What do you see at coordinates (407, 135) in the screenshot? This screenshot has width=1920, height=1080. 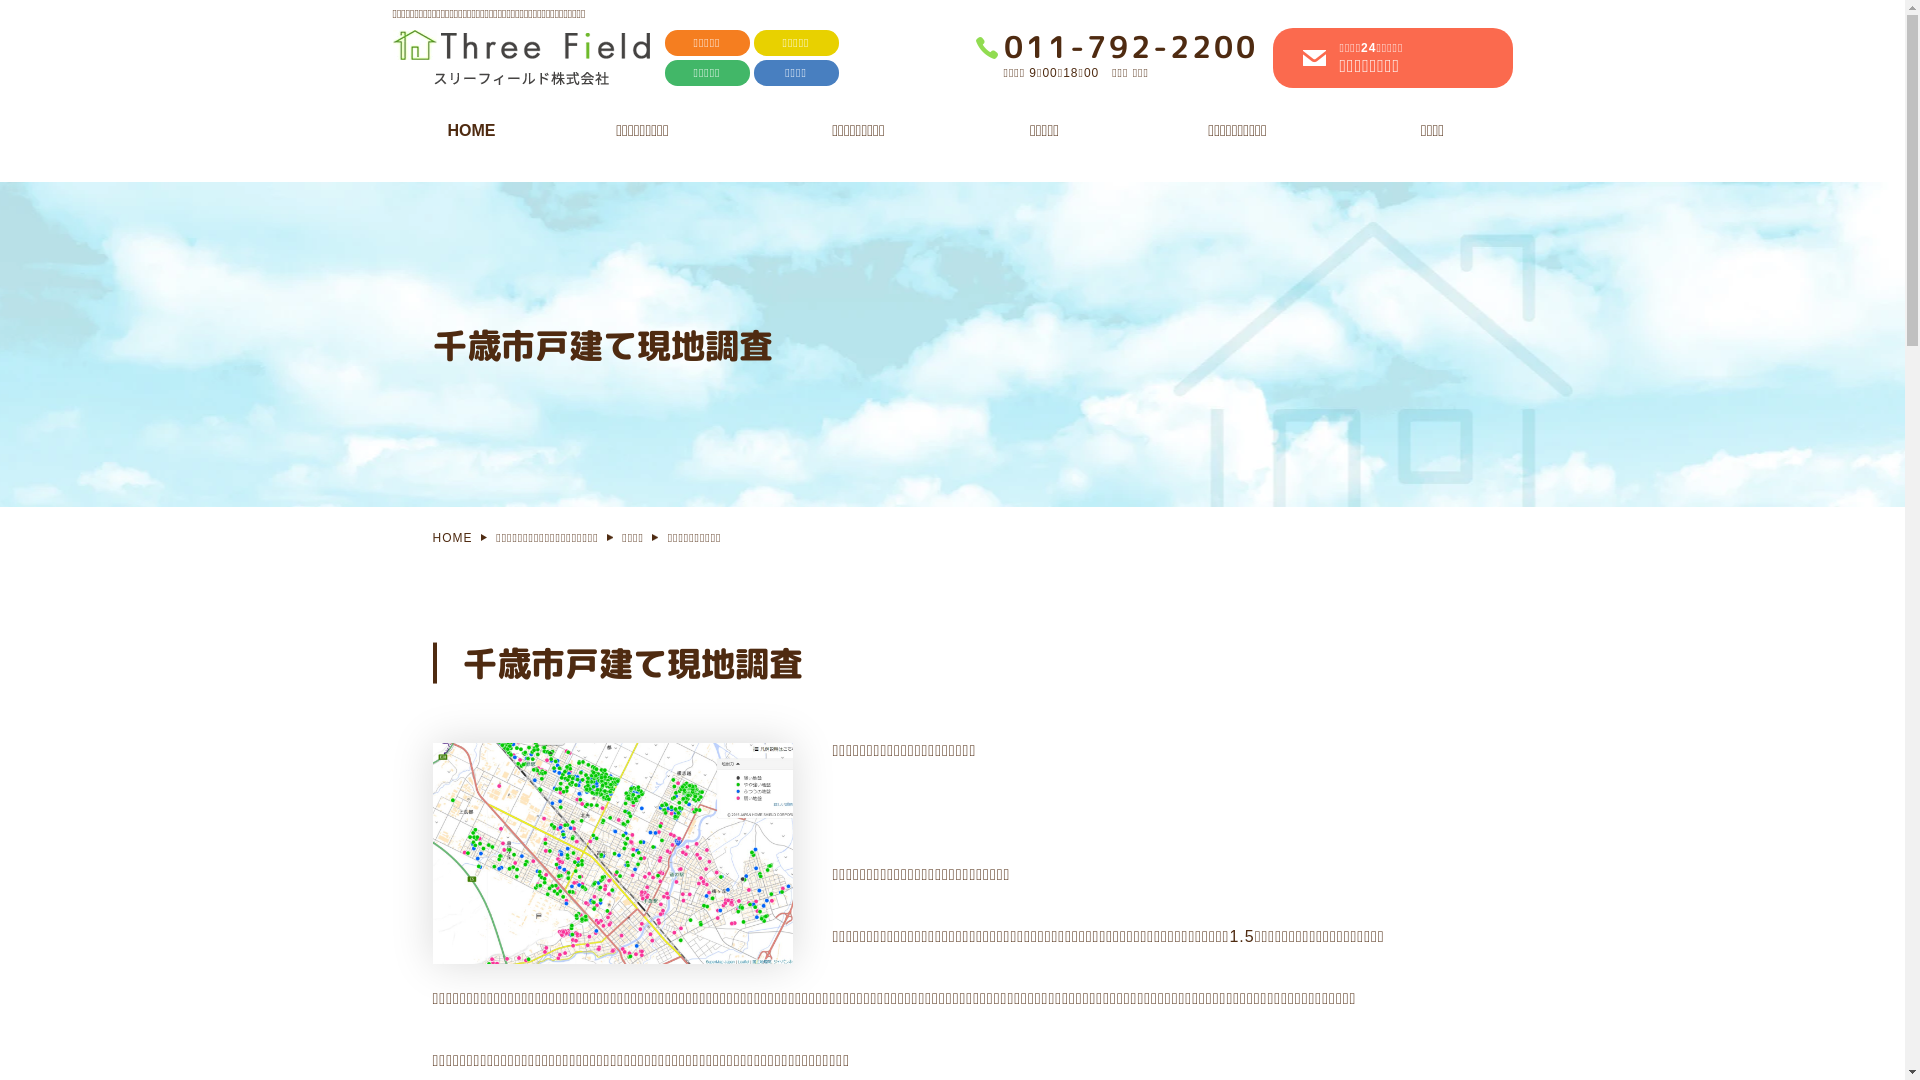 I see `'HOME'` at bounding box center [407, 135].